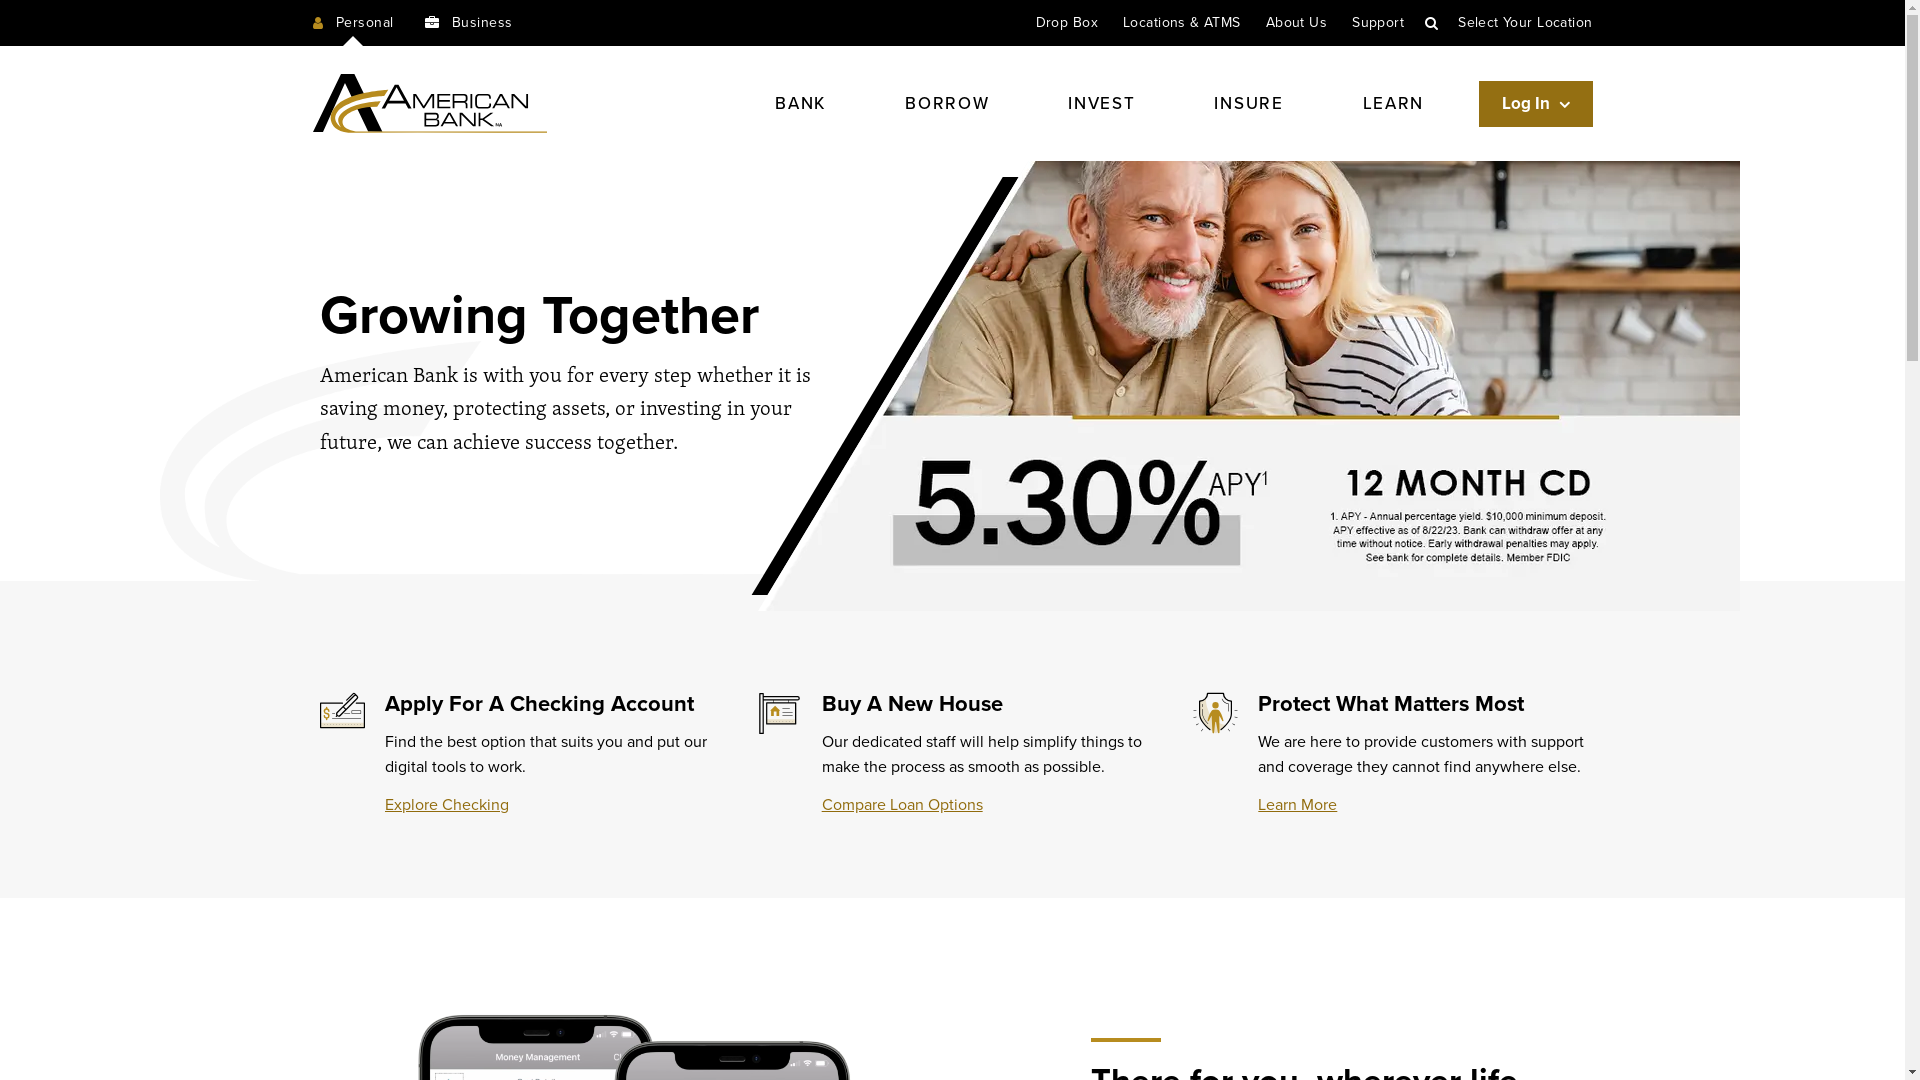 Image resolution: width=1920 pixels, height=1080 pixels. Describe the element at coordinates (1297, 804) in the screenshot. I see `'Learn More` at that location.